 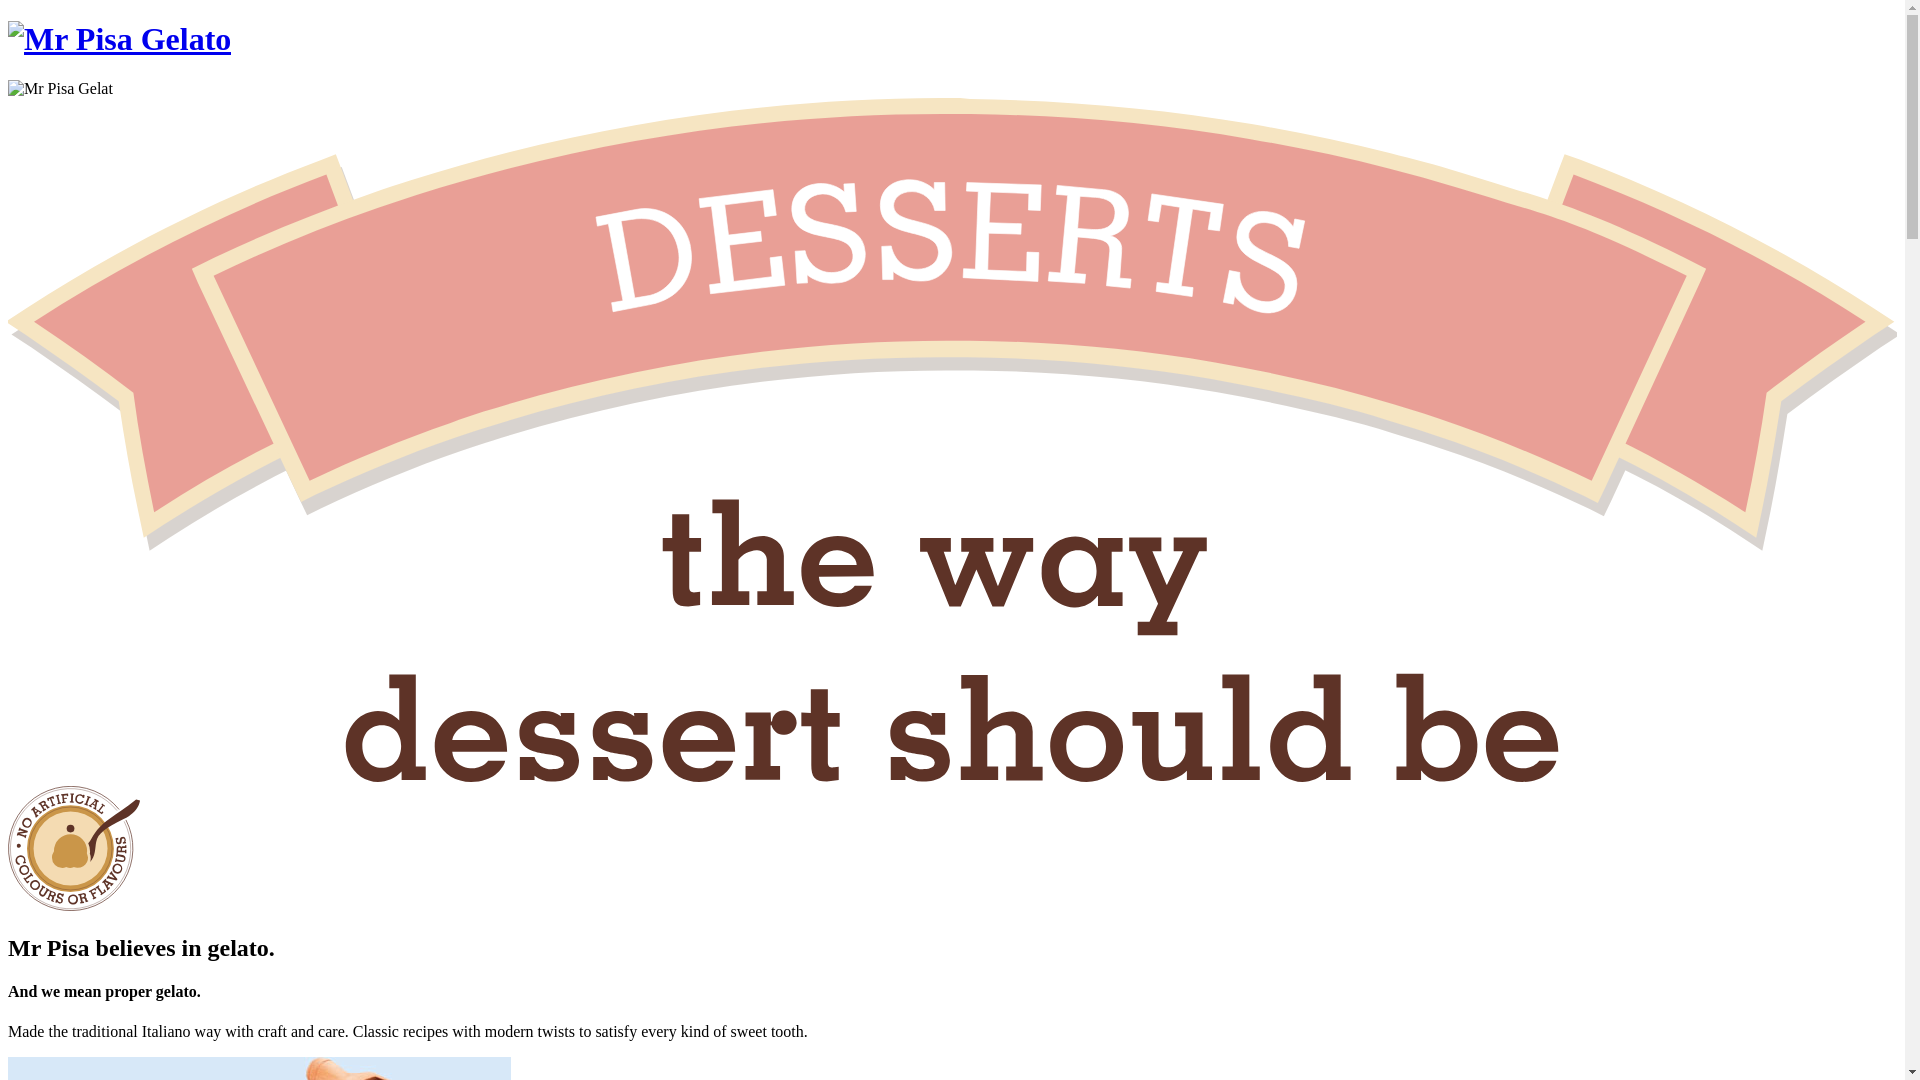 What do you see at coordinates (118, 39) in the screenshot?
I see `'Mr Pisa Gelato'` at bounding box center [118, 39].